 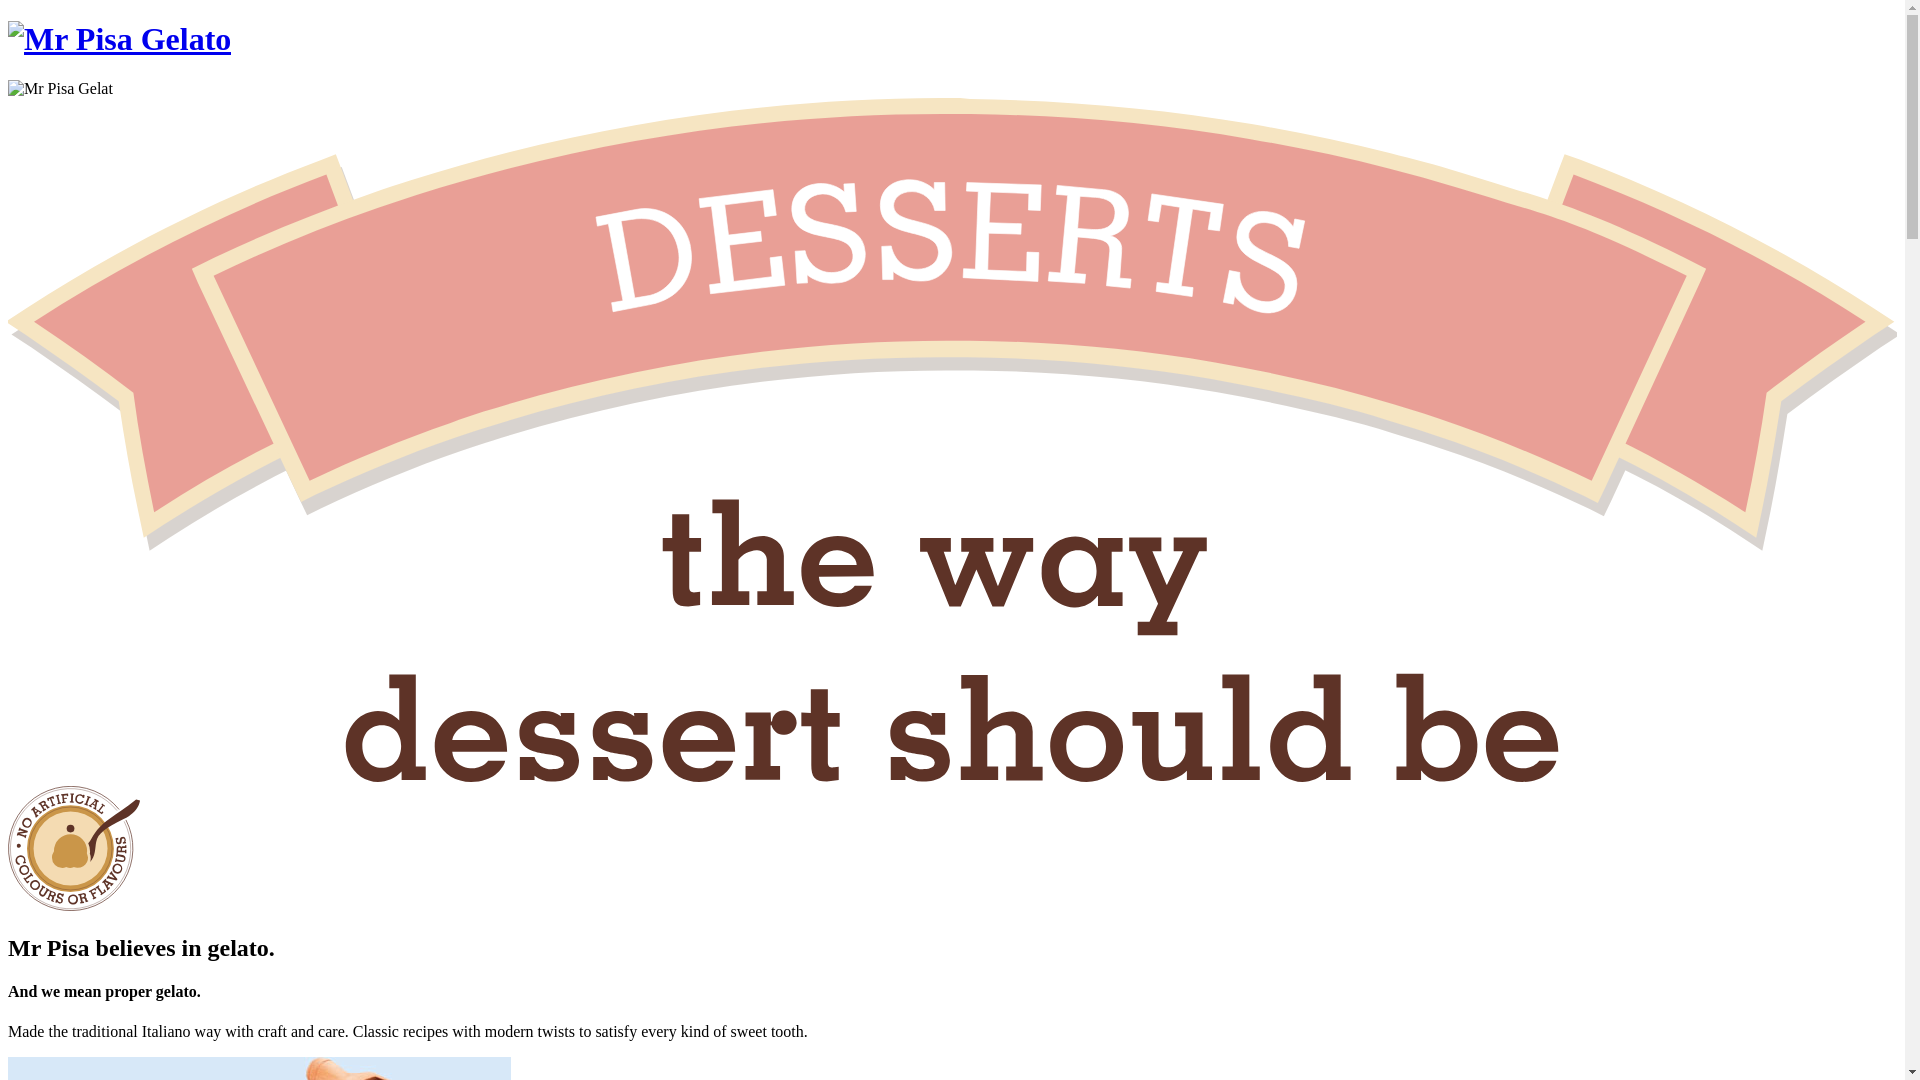 What do you see at coordinates (118, 39) in the screenshot?
I see `'Mr Pisa Gelato'` at bounding box center [118, 39].